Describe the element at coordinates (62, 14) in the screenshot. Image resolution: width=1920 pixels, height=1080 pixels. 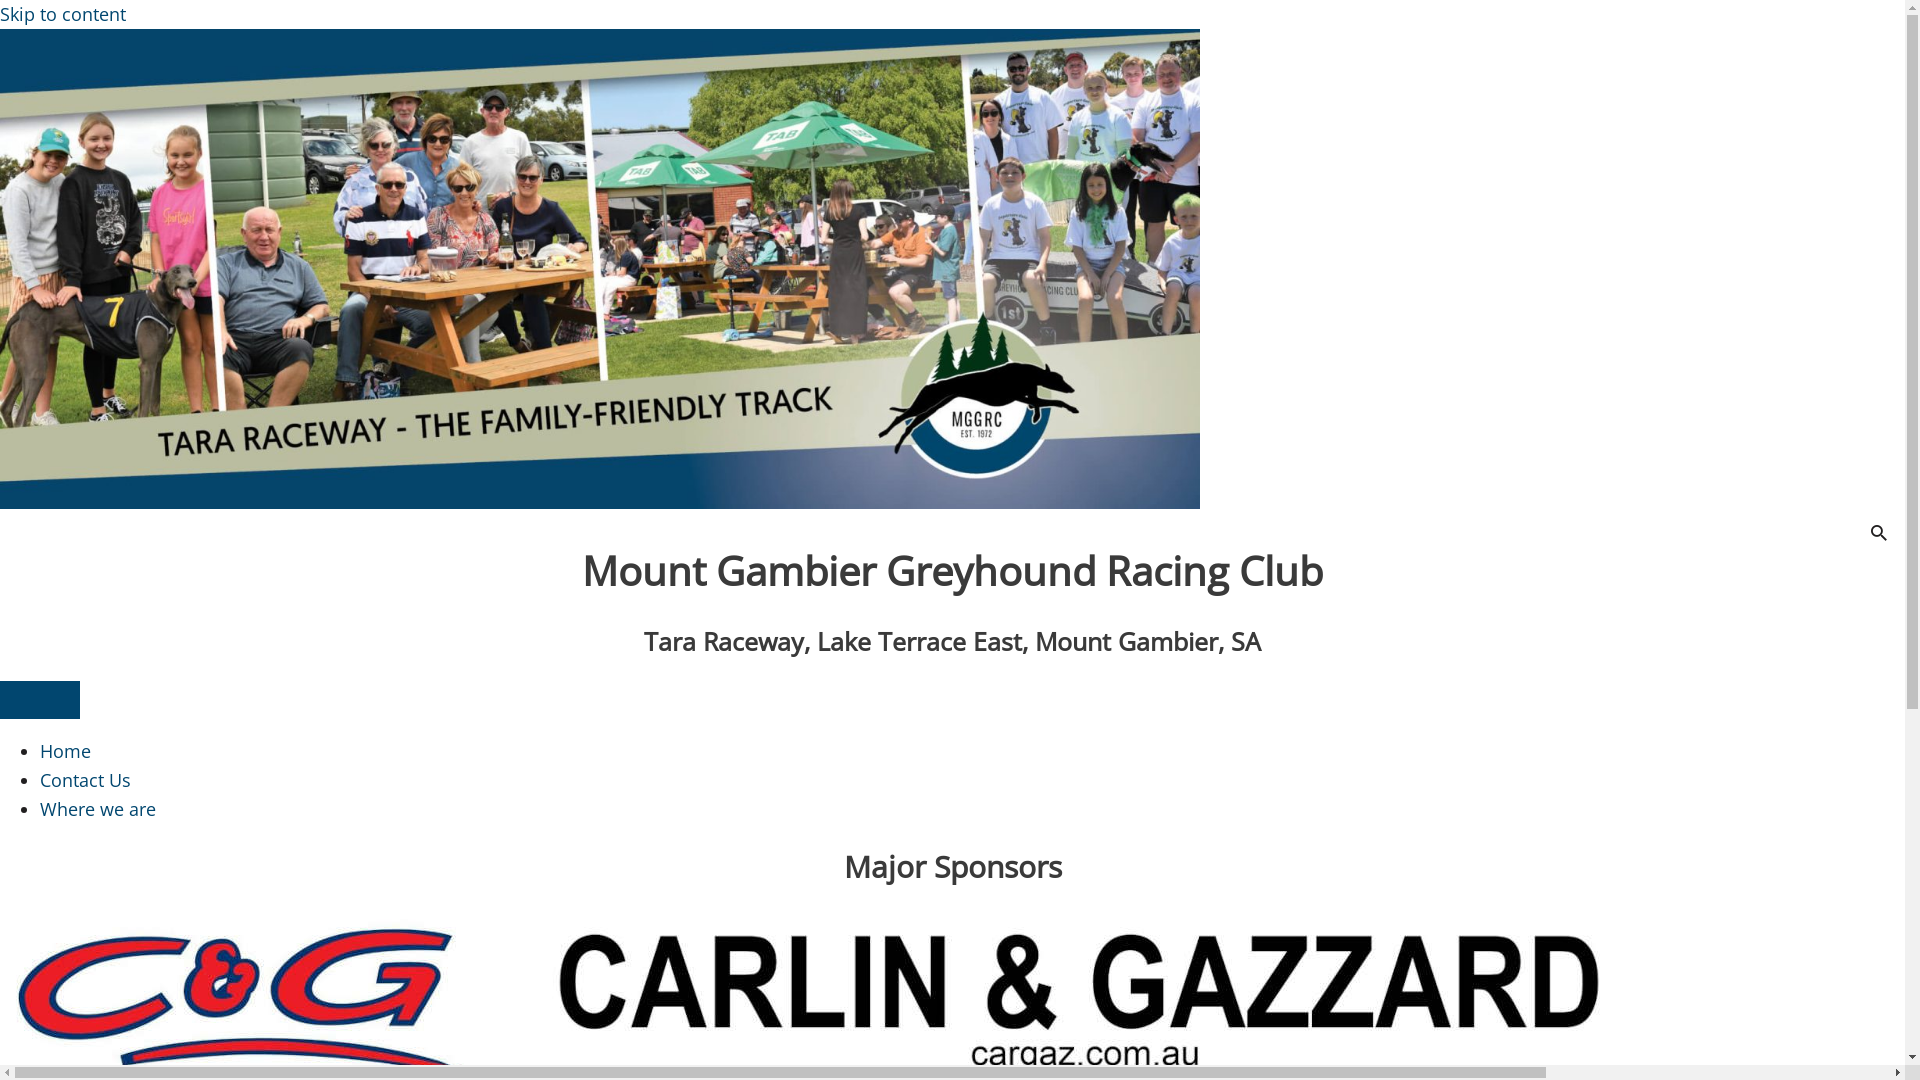
I see `'Skip to content'` at that location.